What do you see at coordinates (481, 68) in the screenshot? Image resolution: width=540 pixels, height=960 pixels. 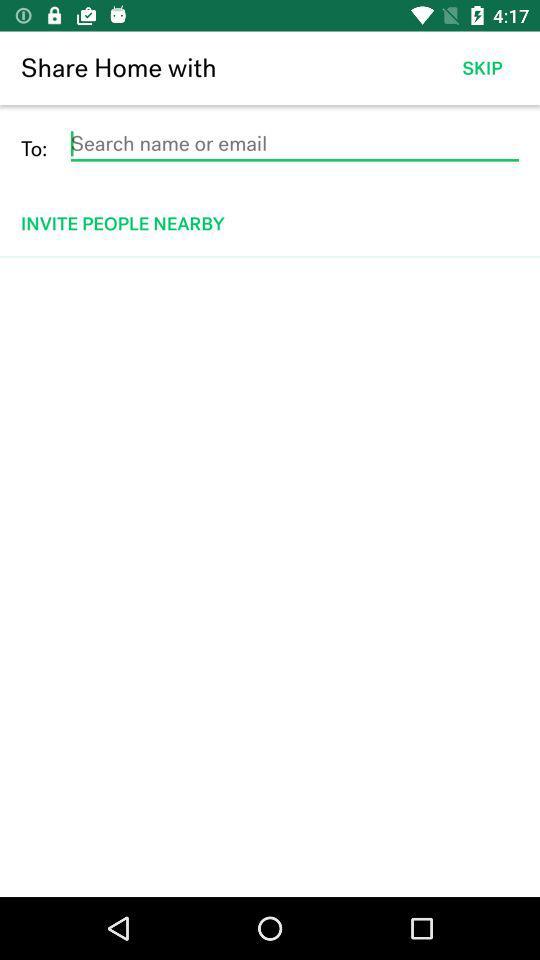 I see `skip at the top right corner` at bounding box center [481, 68].